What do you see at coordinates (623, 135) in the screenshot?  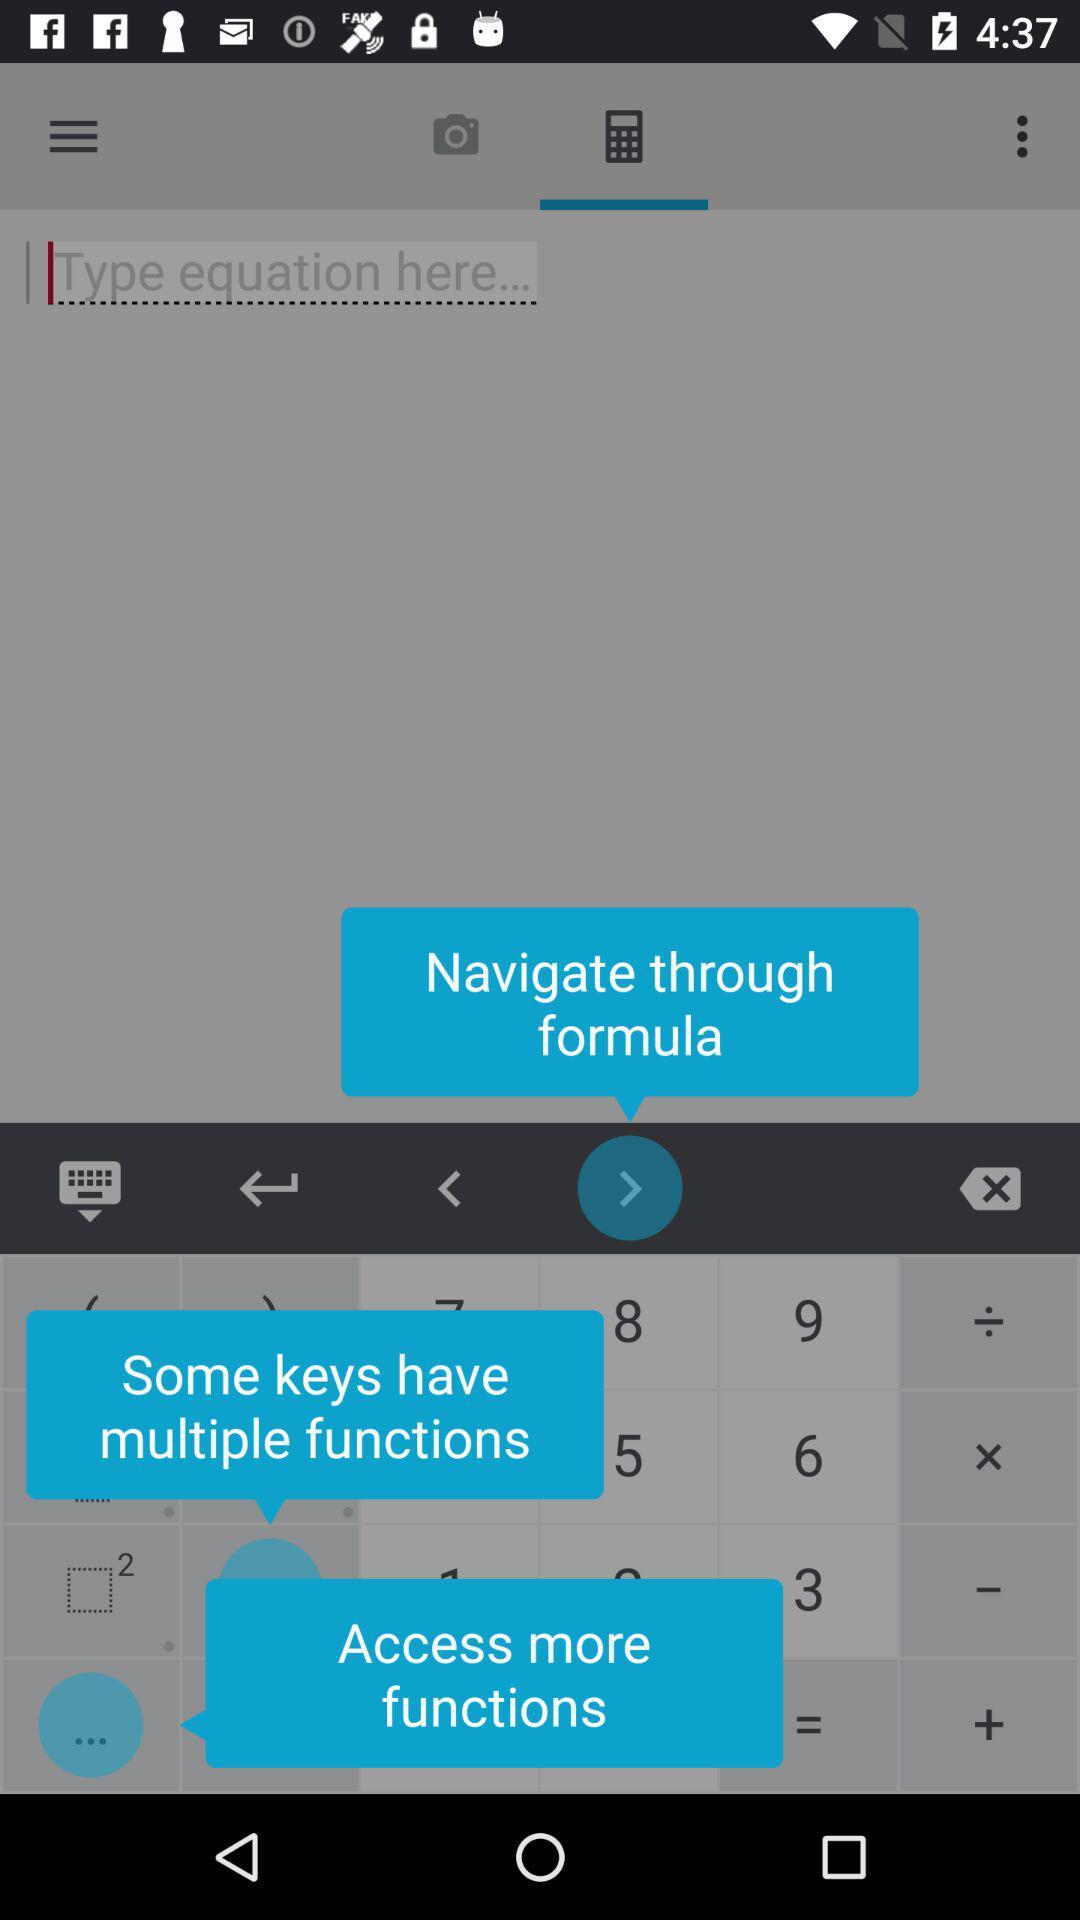 I see `the image which is beside camera` at bounding box center [623, 135].